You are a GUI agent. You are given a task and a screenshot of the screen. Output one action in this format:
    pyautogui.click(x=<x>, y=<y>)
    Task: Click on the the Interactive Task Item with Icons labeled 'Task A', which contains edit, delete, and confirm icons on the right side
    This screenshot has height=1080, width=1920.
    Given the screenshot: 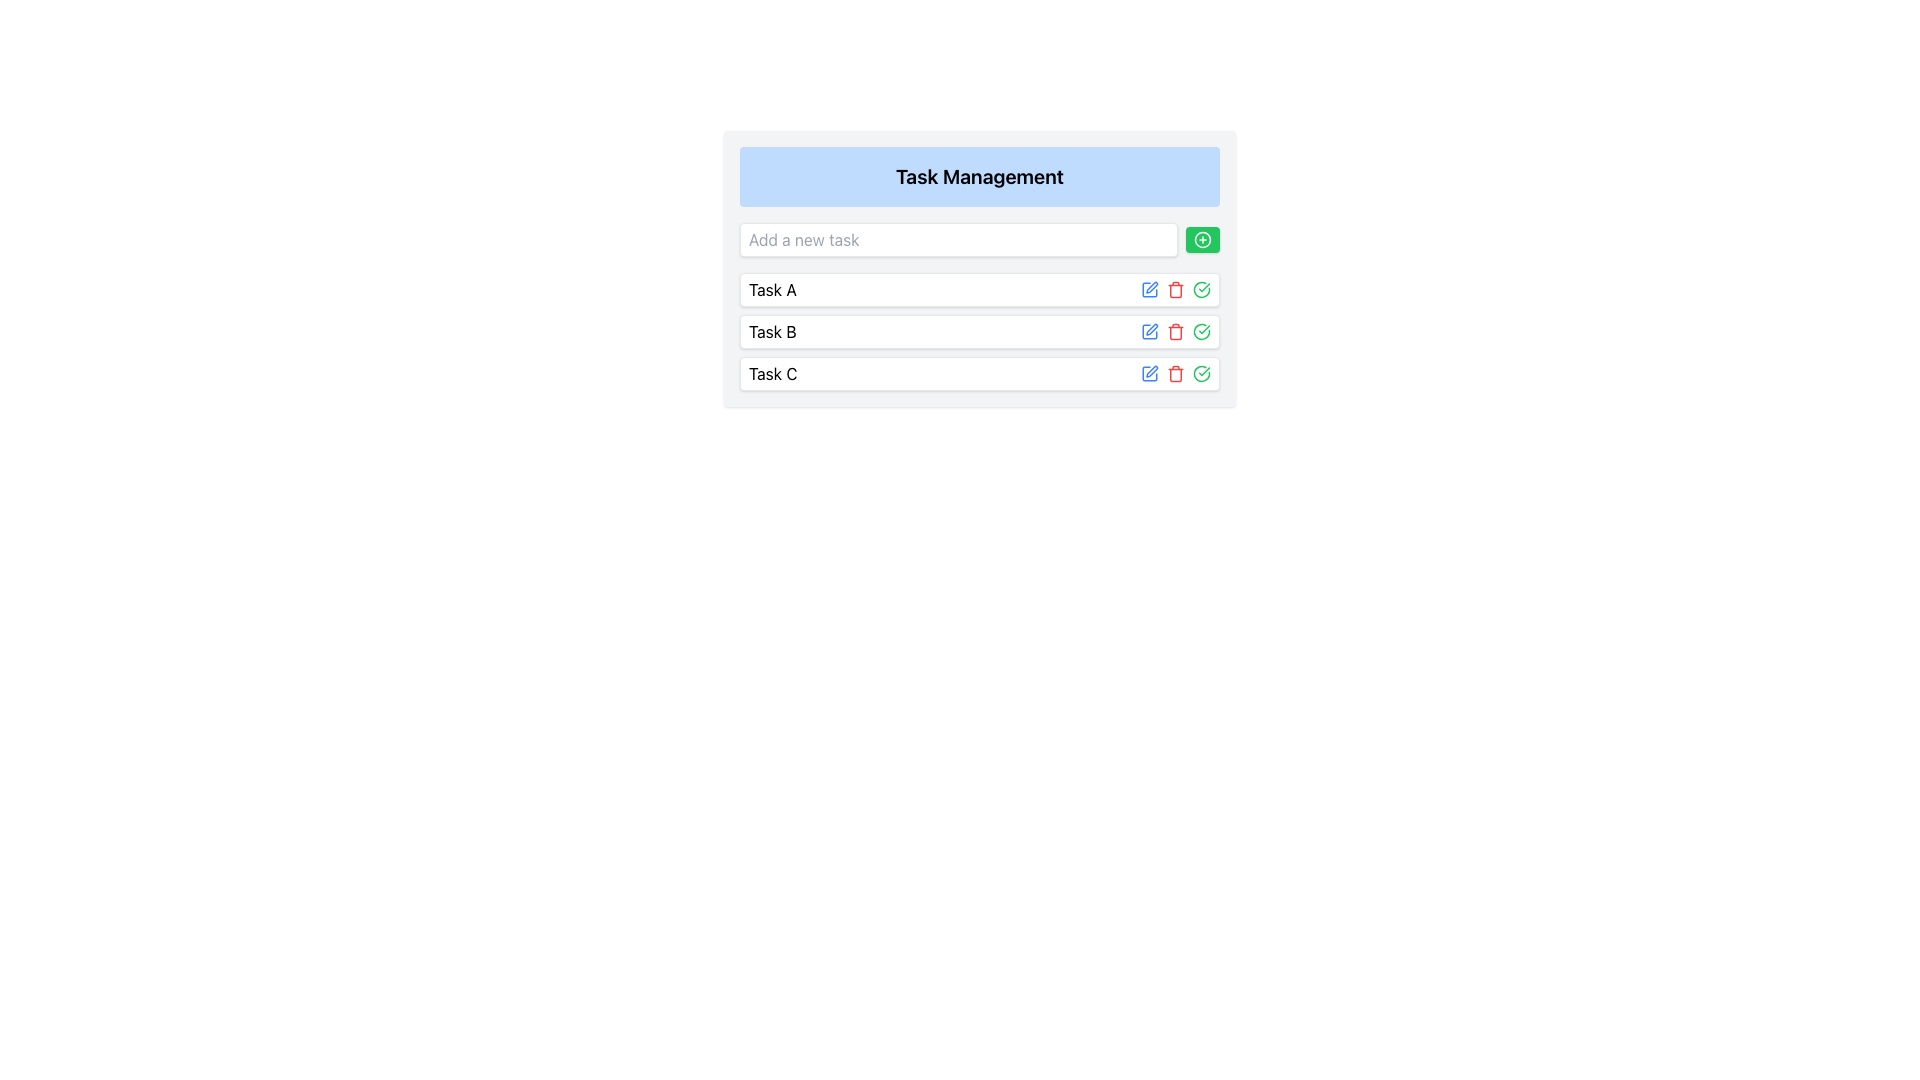 What is the action you would take?
    pyautogui.click(x=979, y=289)
    